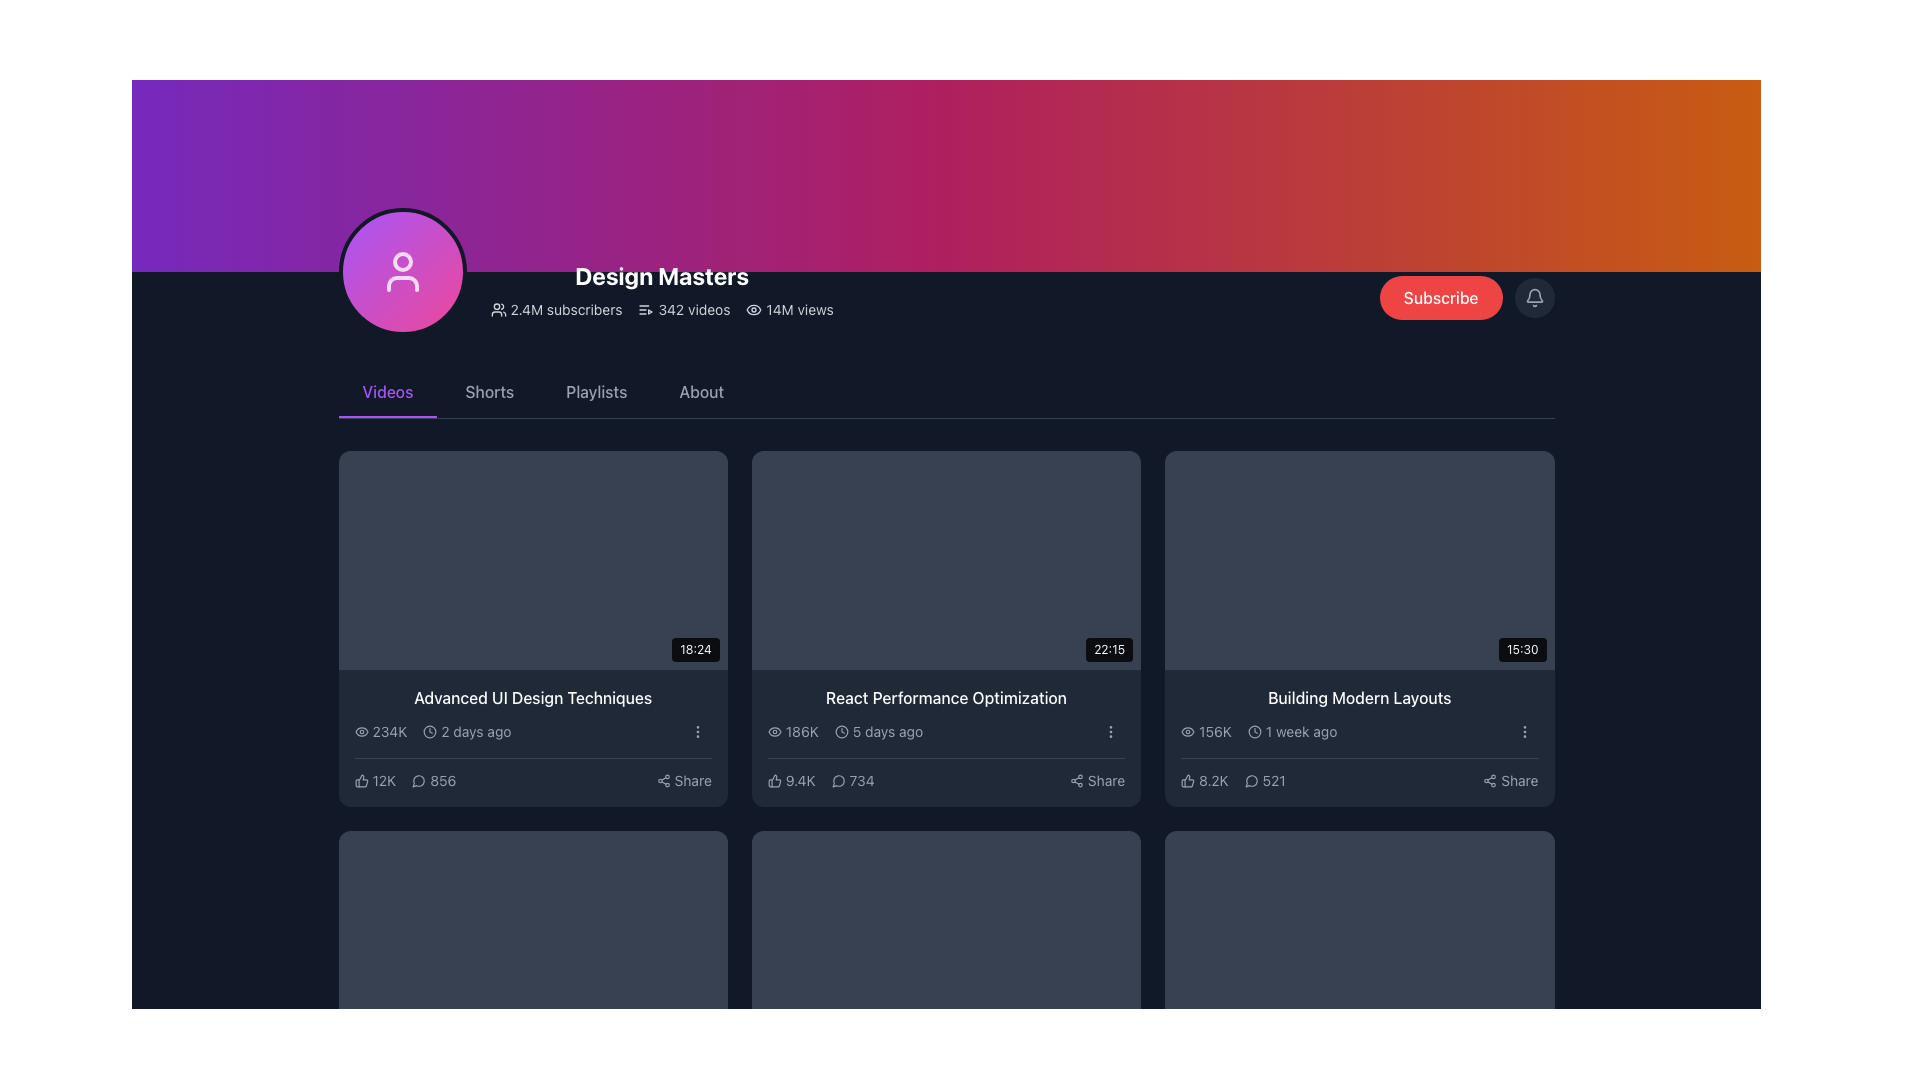 The width and height of the screenshot is (1920, 1080). Describe the element at coordinates (375, 779) in the screenshot. I see `the like button, which features a thumb-up icon and the text '12K', located in the video metadata section below the thumbnail for the 'Advanced UI Design Techniques' video` at that location.